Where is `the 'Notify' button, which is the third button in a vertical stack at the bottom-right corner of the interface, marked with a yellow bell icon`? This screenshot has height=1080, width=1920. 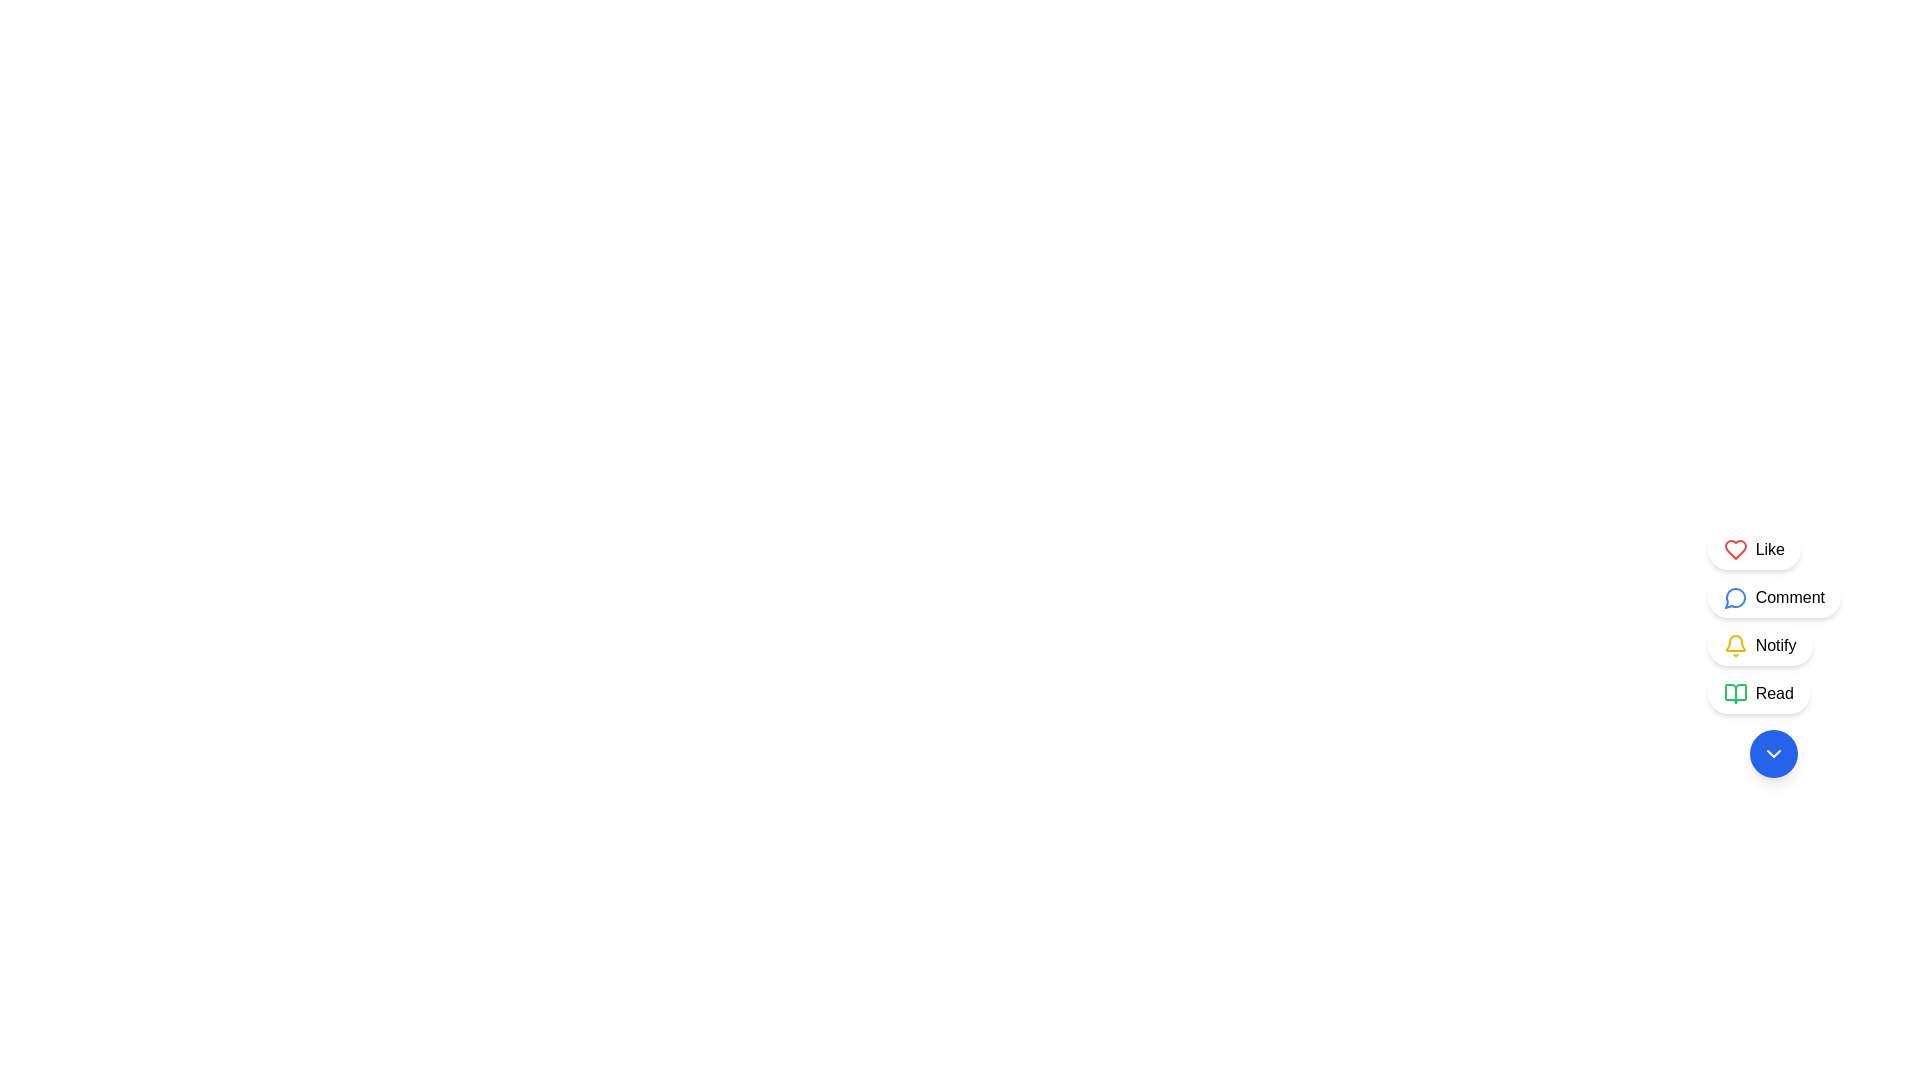 the 'Notify' button, which is the third button in a vertical stack at the bottom-right corner of the interface, marked with a yellow bell icon is located at coordinates (1774, 654).